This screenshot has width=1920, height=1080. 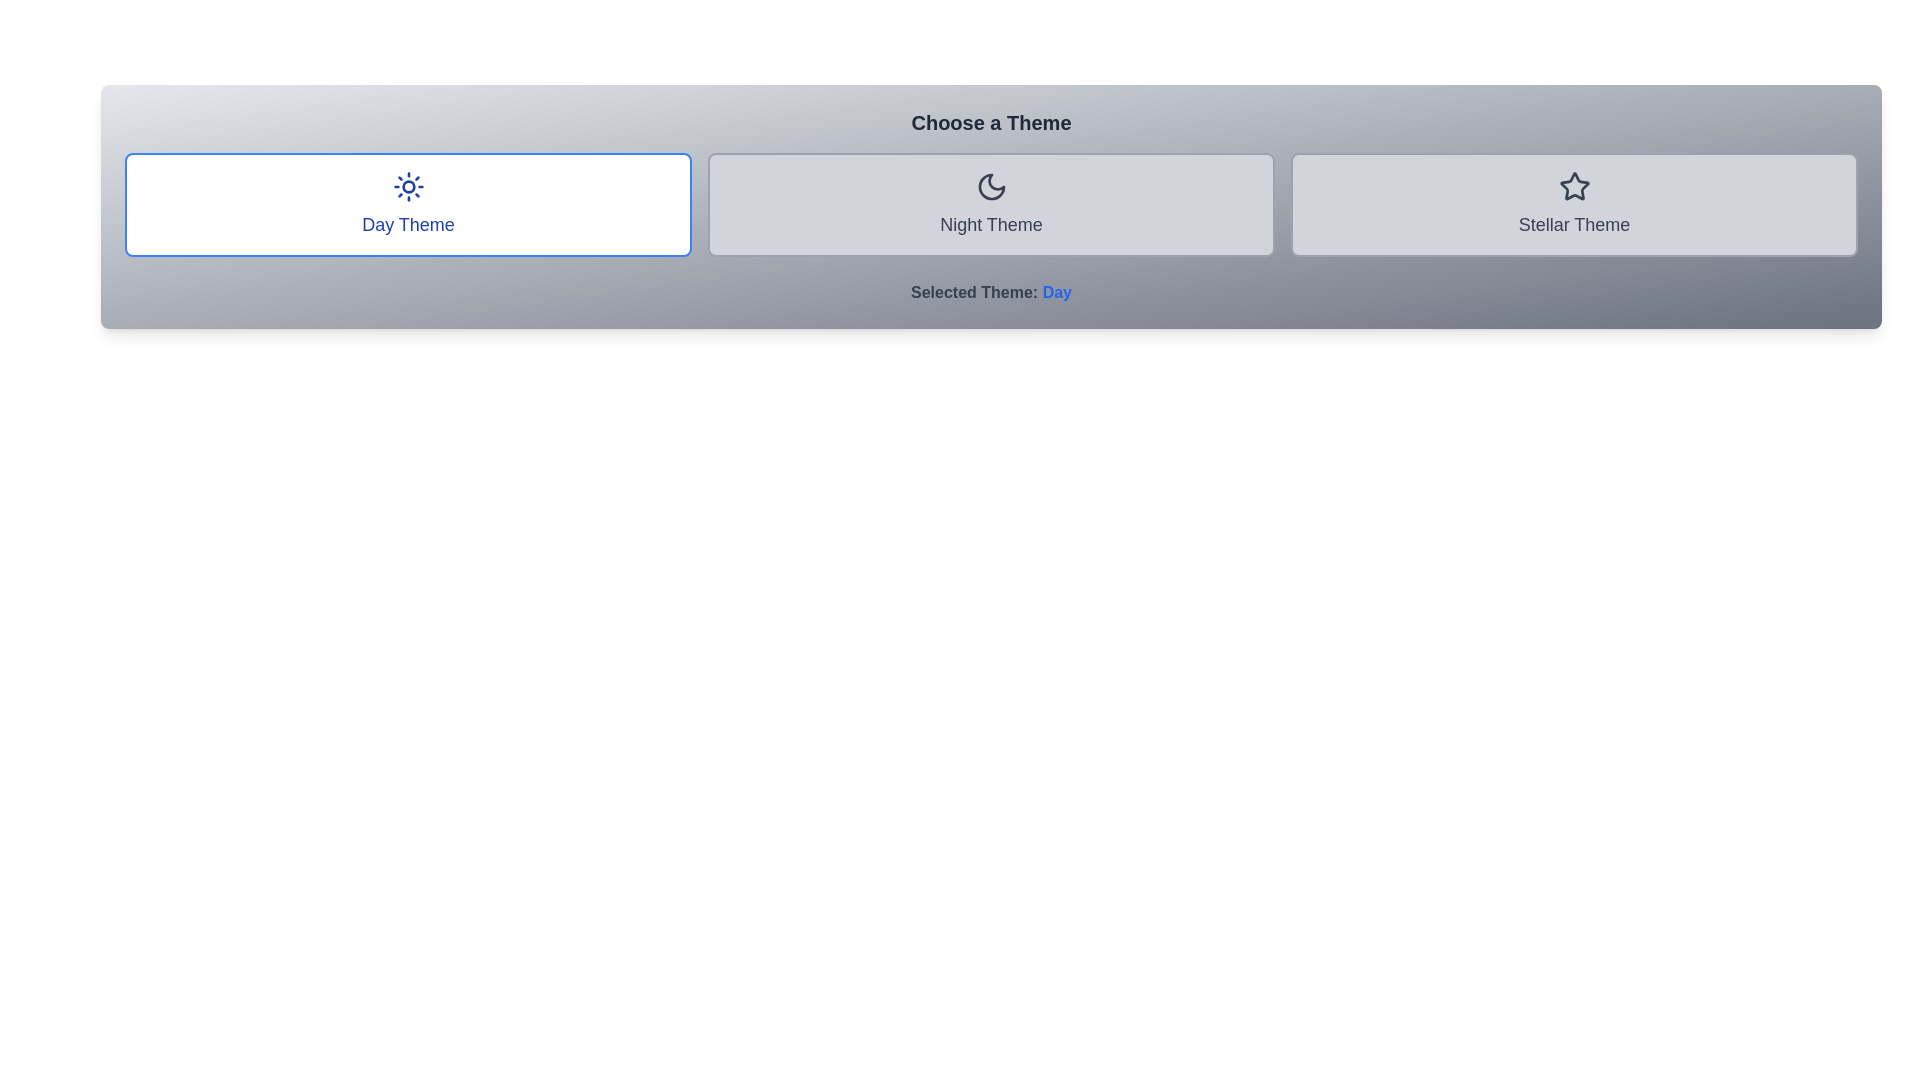 What do you see at coordinates (991, 204) in the screenshot?
I see `the theme night by clicking on its respective button` at bounding box center [991, 204].